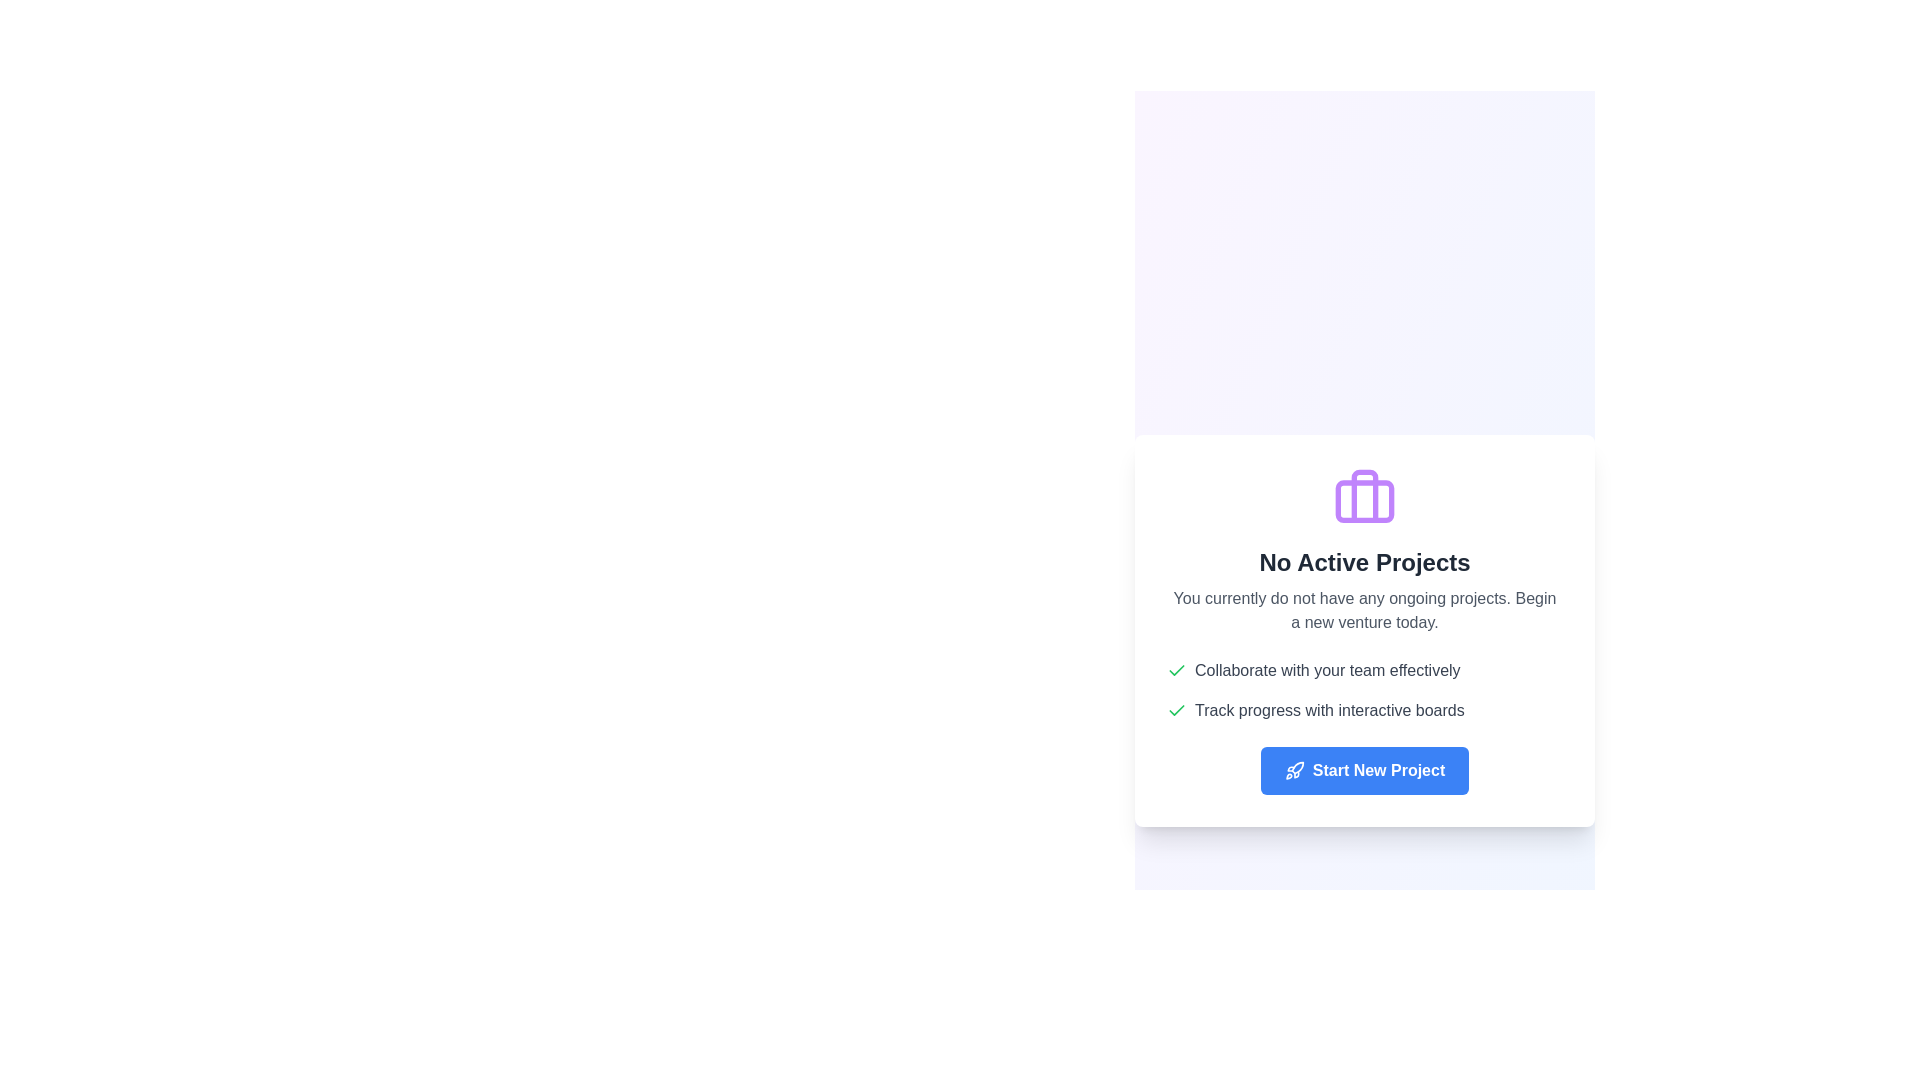  What do you see at coordinates (1176, 671) in the screenshot?
I see `the green checkmark icon indicating completion, located to the left of the text 'Collaborate with your team effectively'` at bounding box center [1176, 671].